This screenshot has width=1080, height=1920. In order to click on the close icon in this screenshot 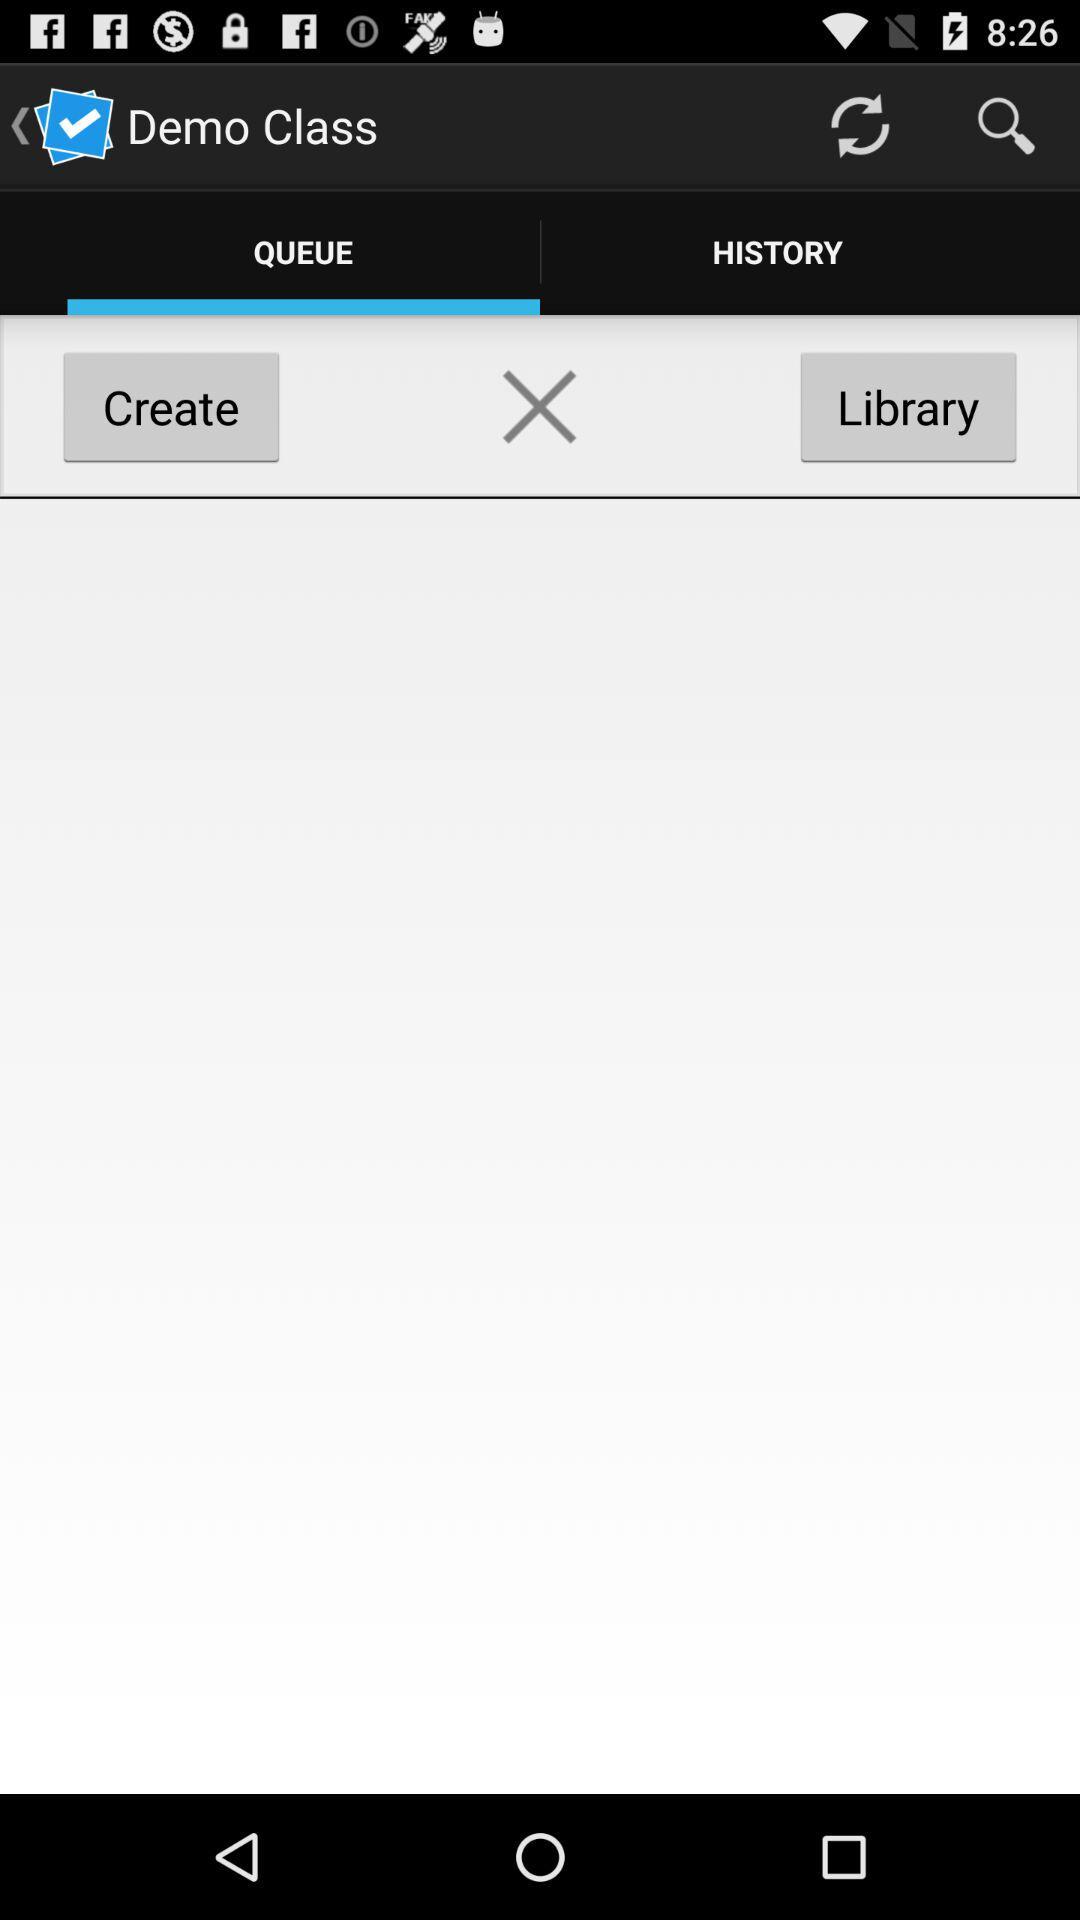, I will do `click(538, 434)`.